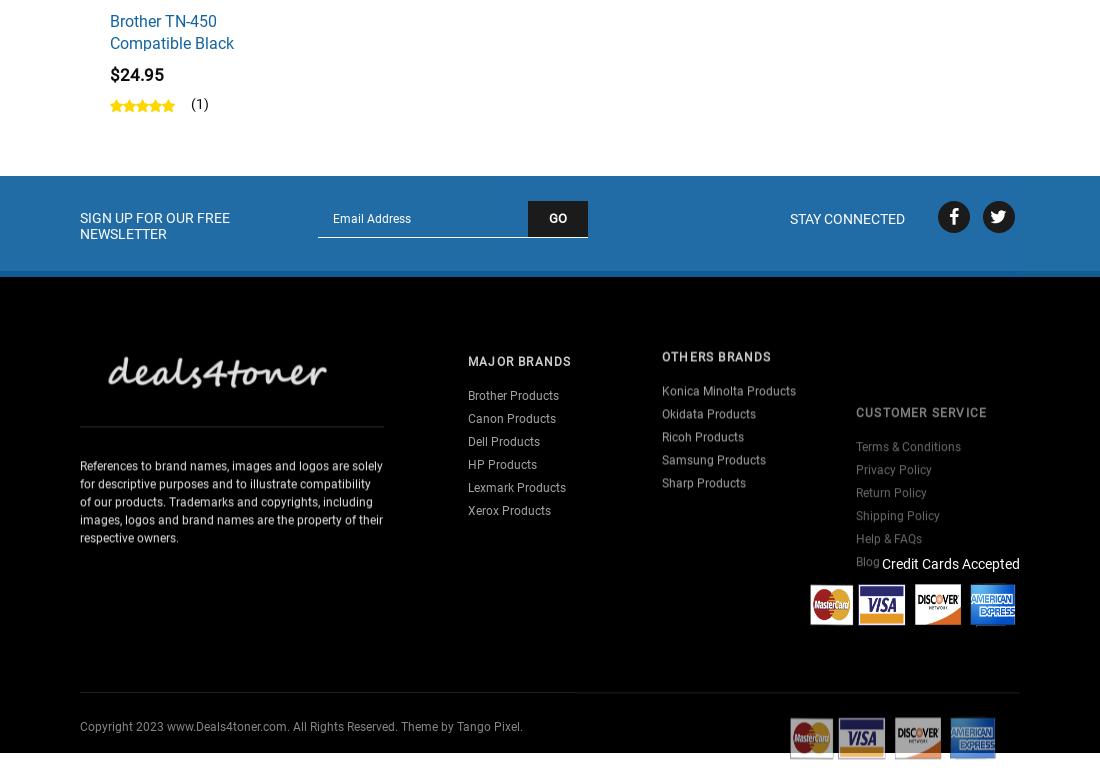 This screenshot has width=1100, height=781. I want to click on '$24.95', so click(136, 74).